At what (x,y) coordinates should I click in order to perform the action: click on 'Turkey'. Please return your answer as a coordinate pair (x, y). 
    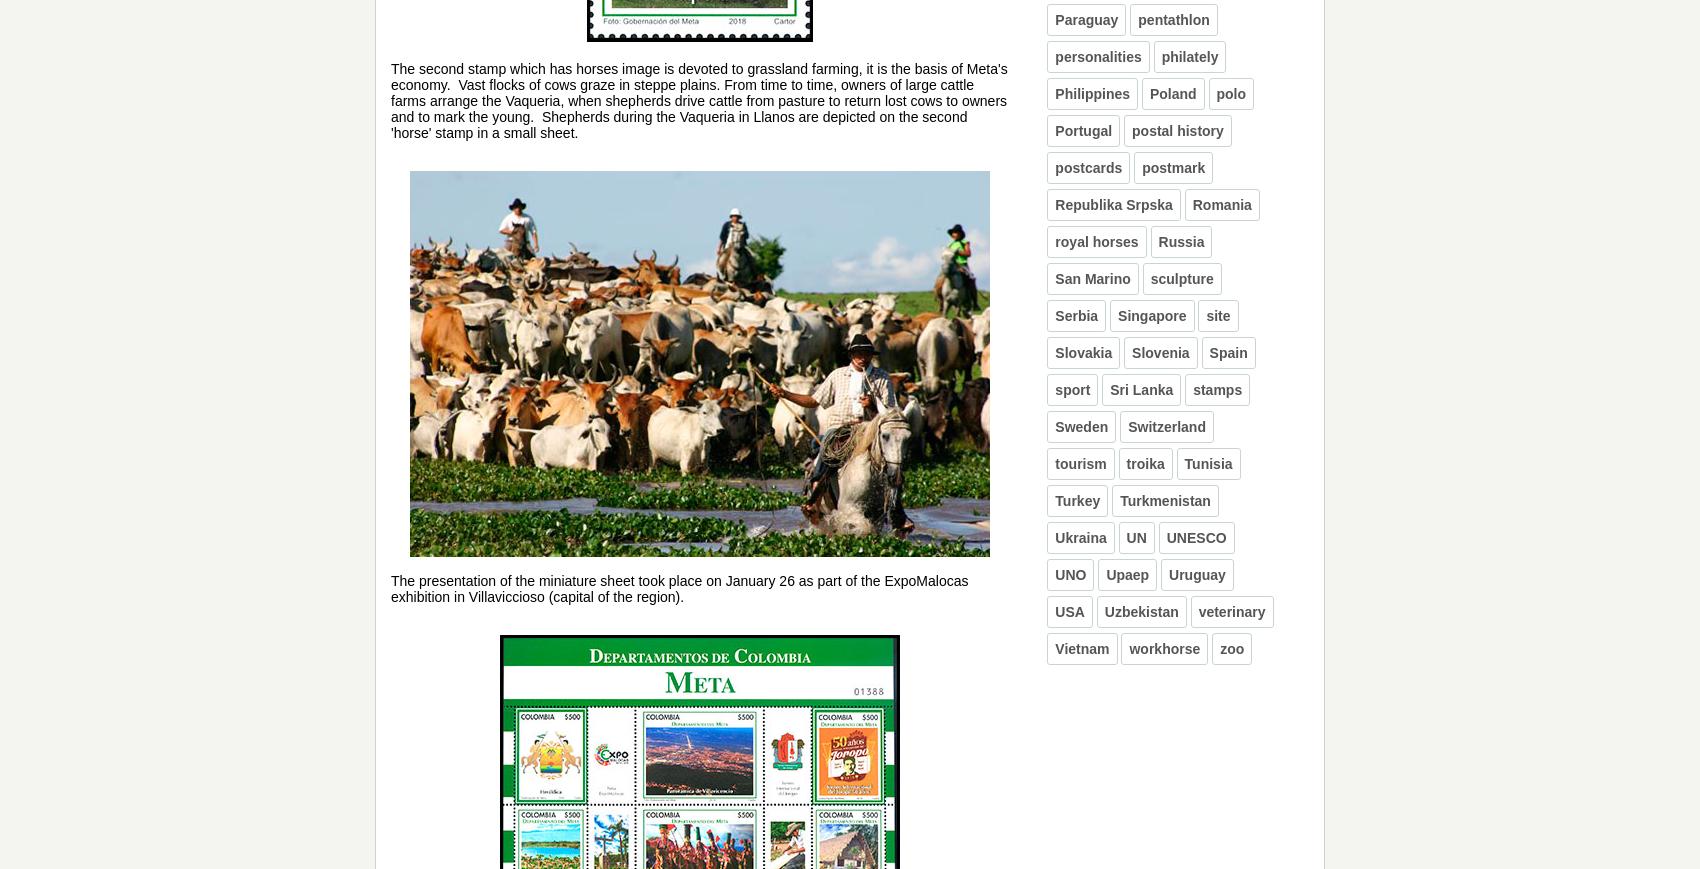
    Looking at the image, I should click on (1077, 500).